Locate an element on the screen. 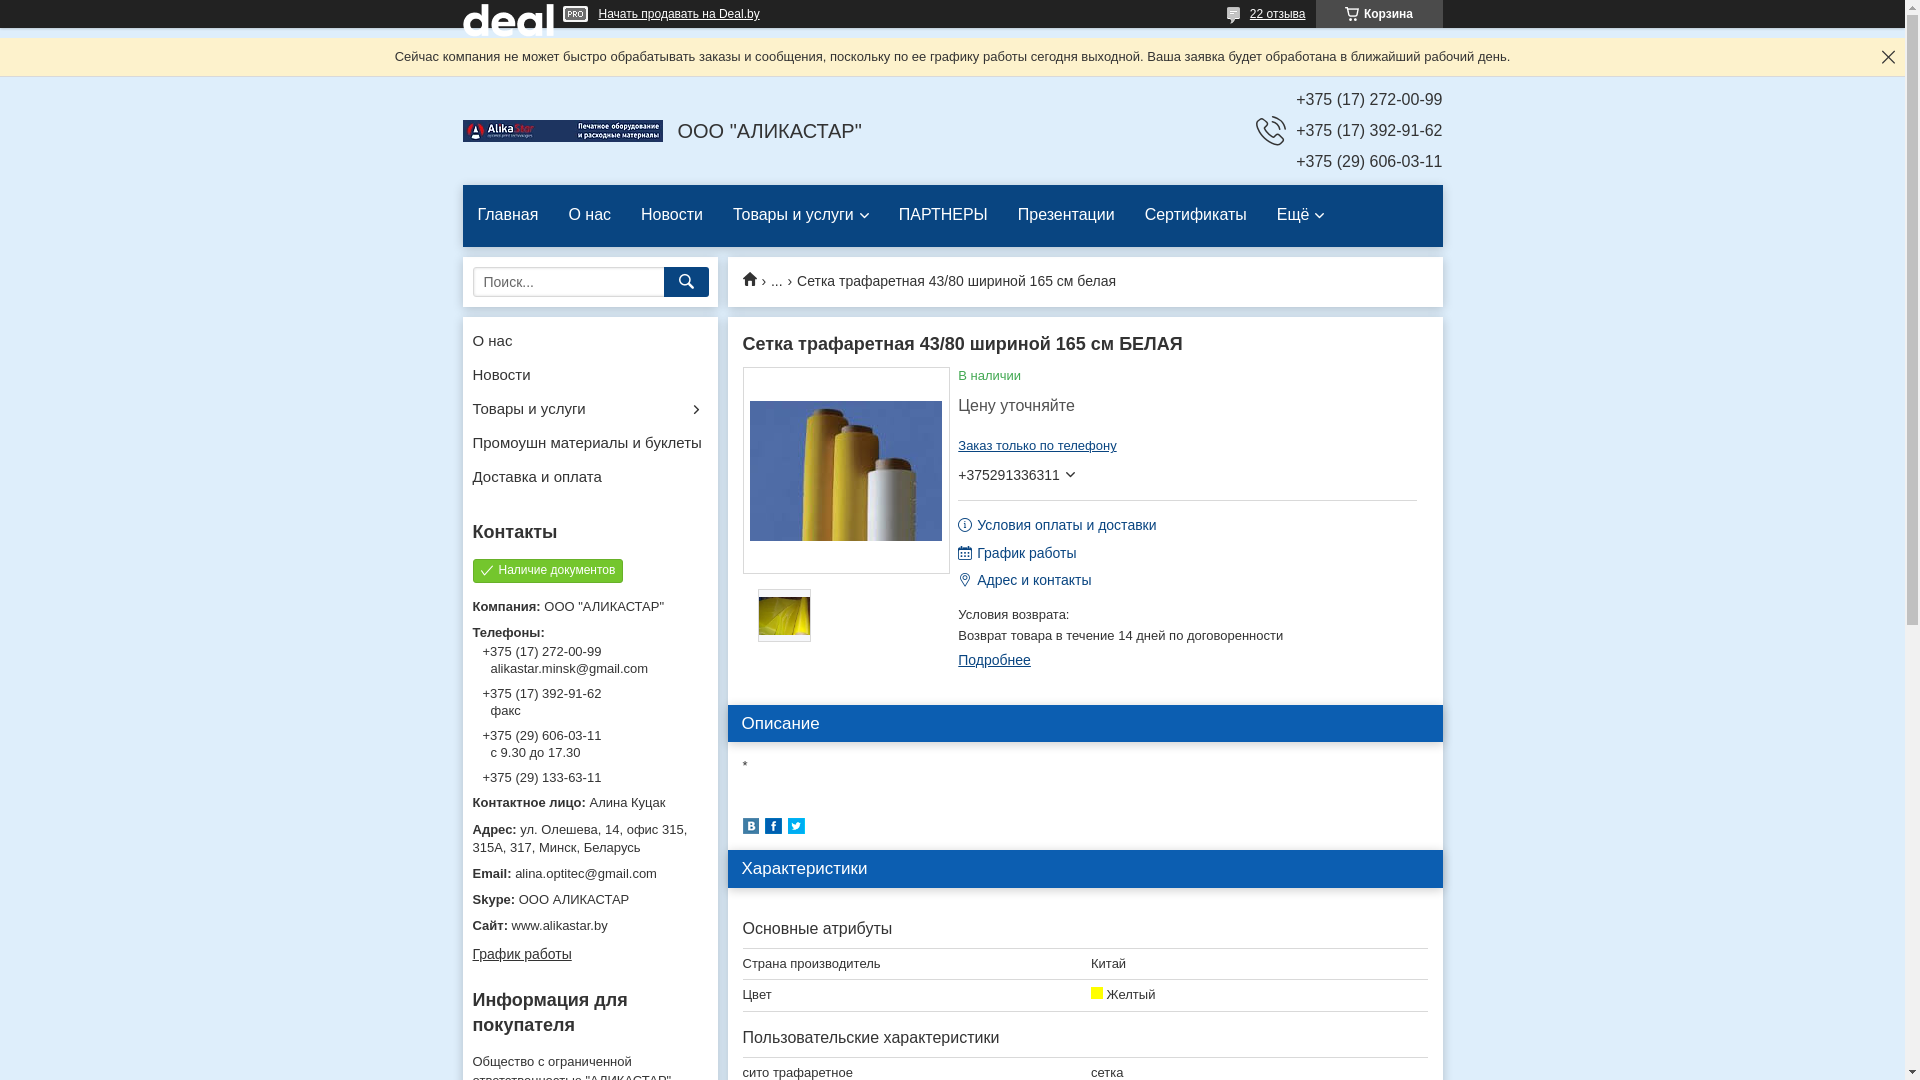 Image resolution: width=1920 pixels, height=1080 pixels. 'alina.optitec@gmail.com' is located at coordinates (470, 873).